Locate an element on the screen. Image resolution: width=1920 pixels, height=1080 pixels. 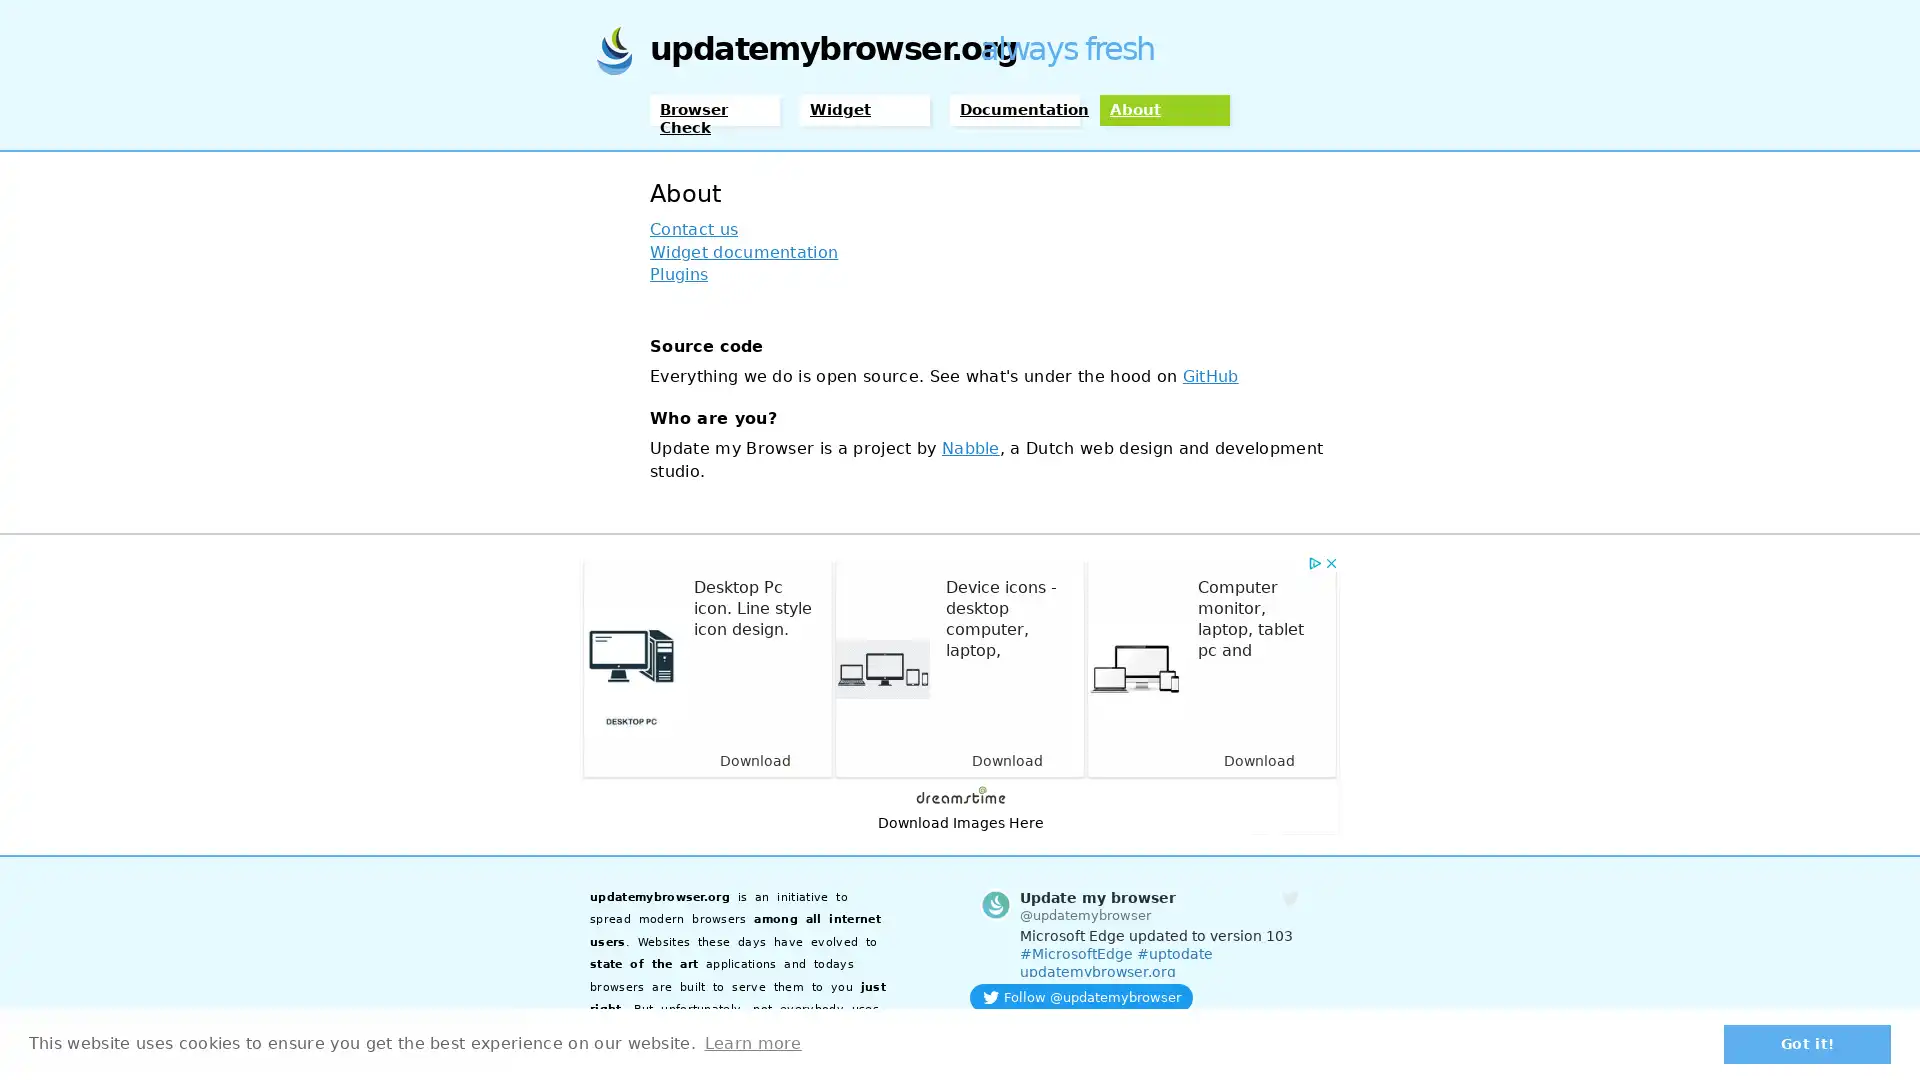
learn more about cookies is located at coordinates (751, 1043).